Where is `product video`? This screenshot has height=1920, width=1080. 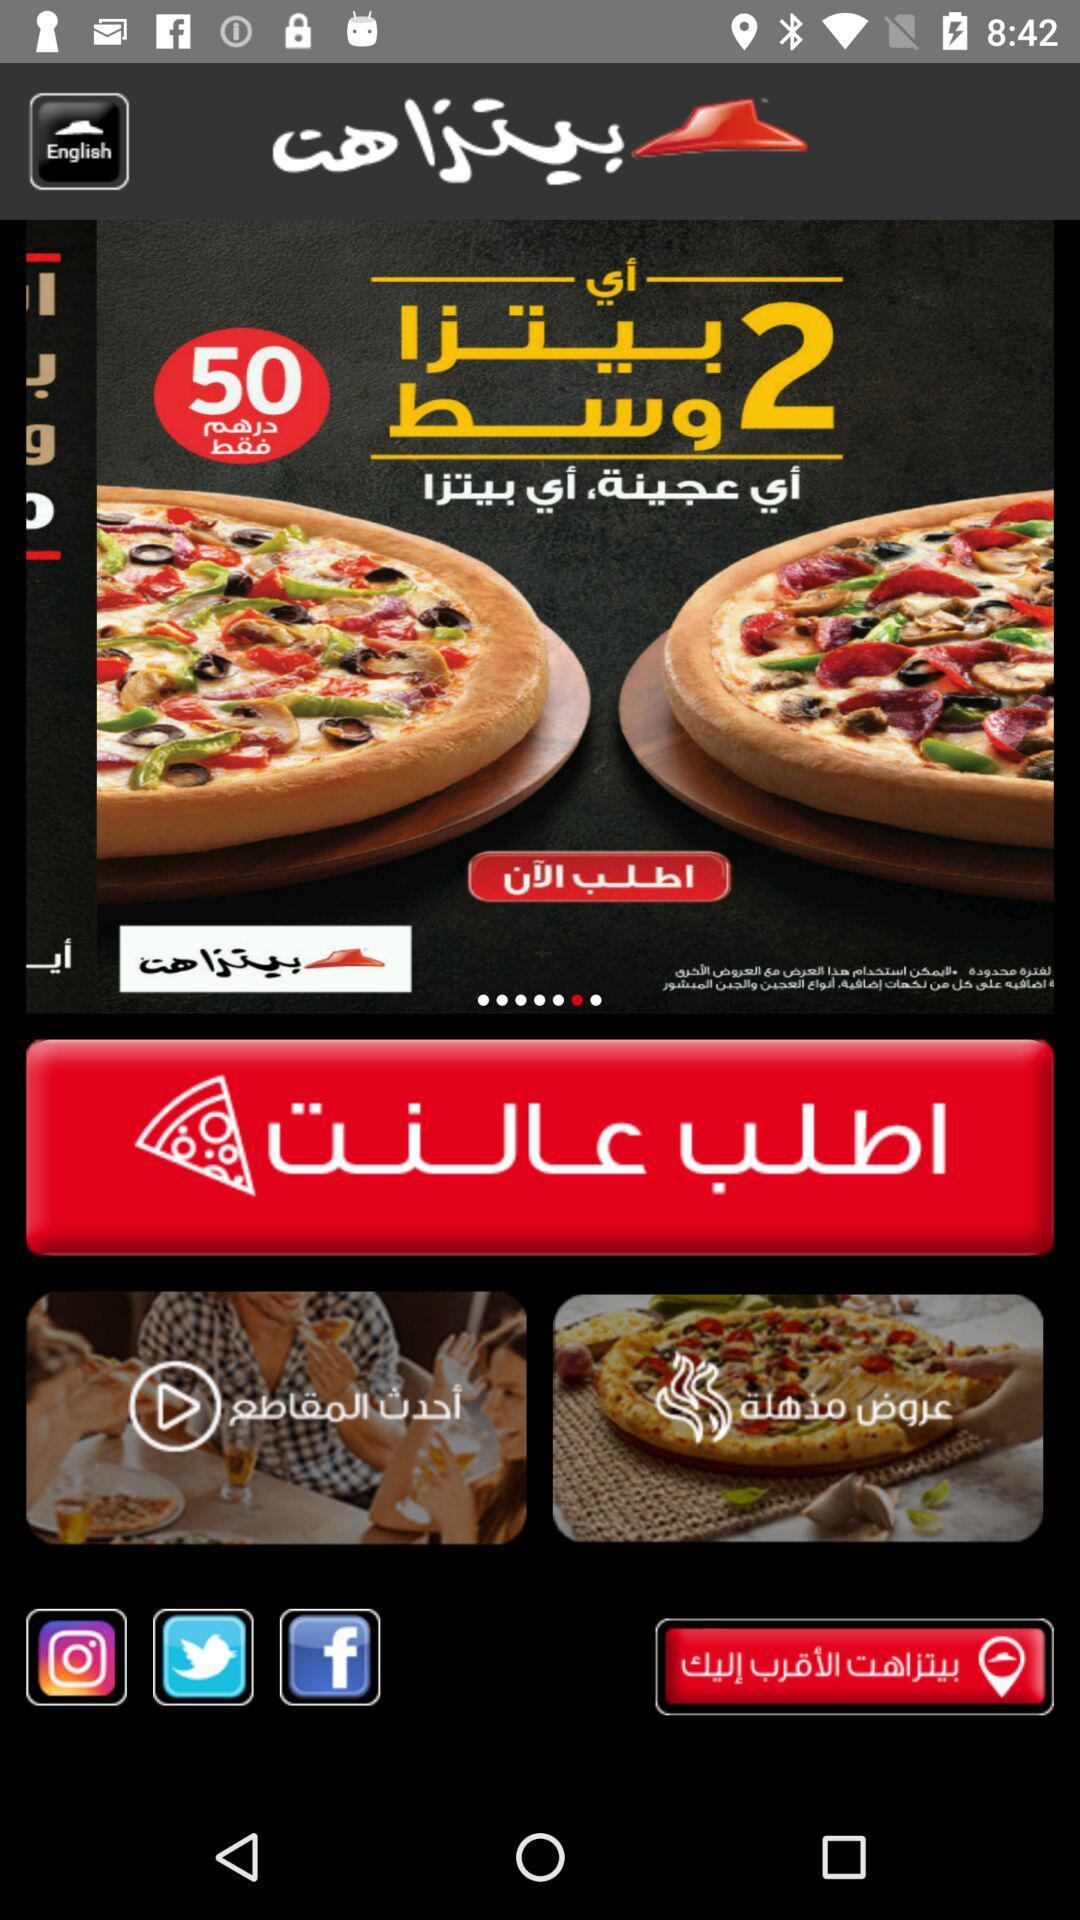
product video is located at coordinates (276, 1418).